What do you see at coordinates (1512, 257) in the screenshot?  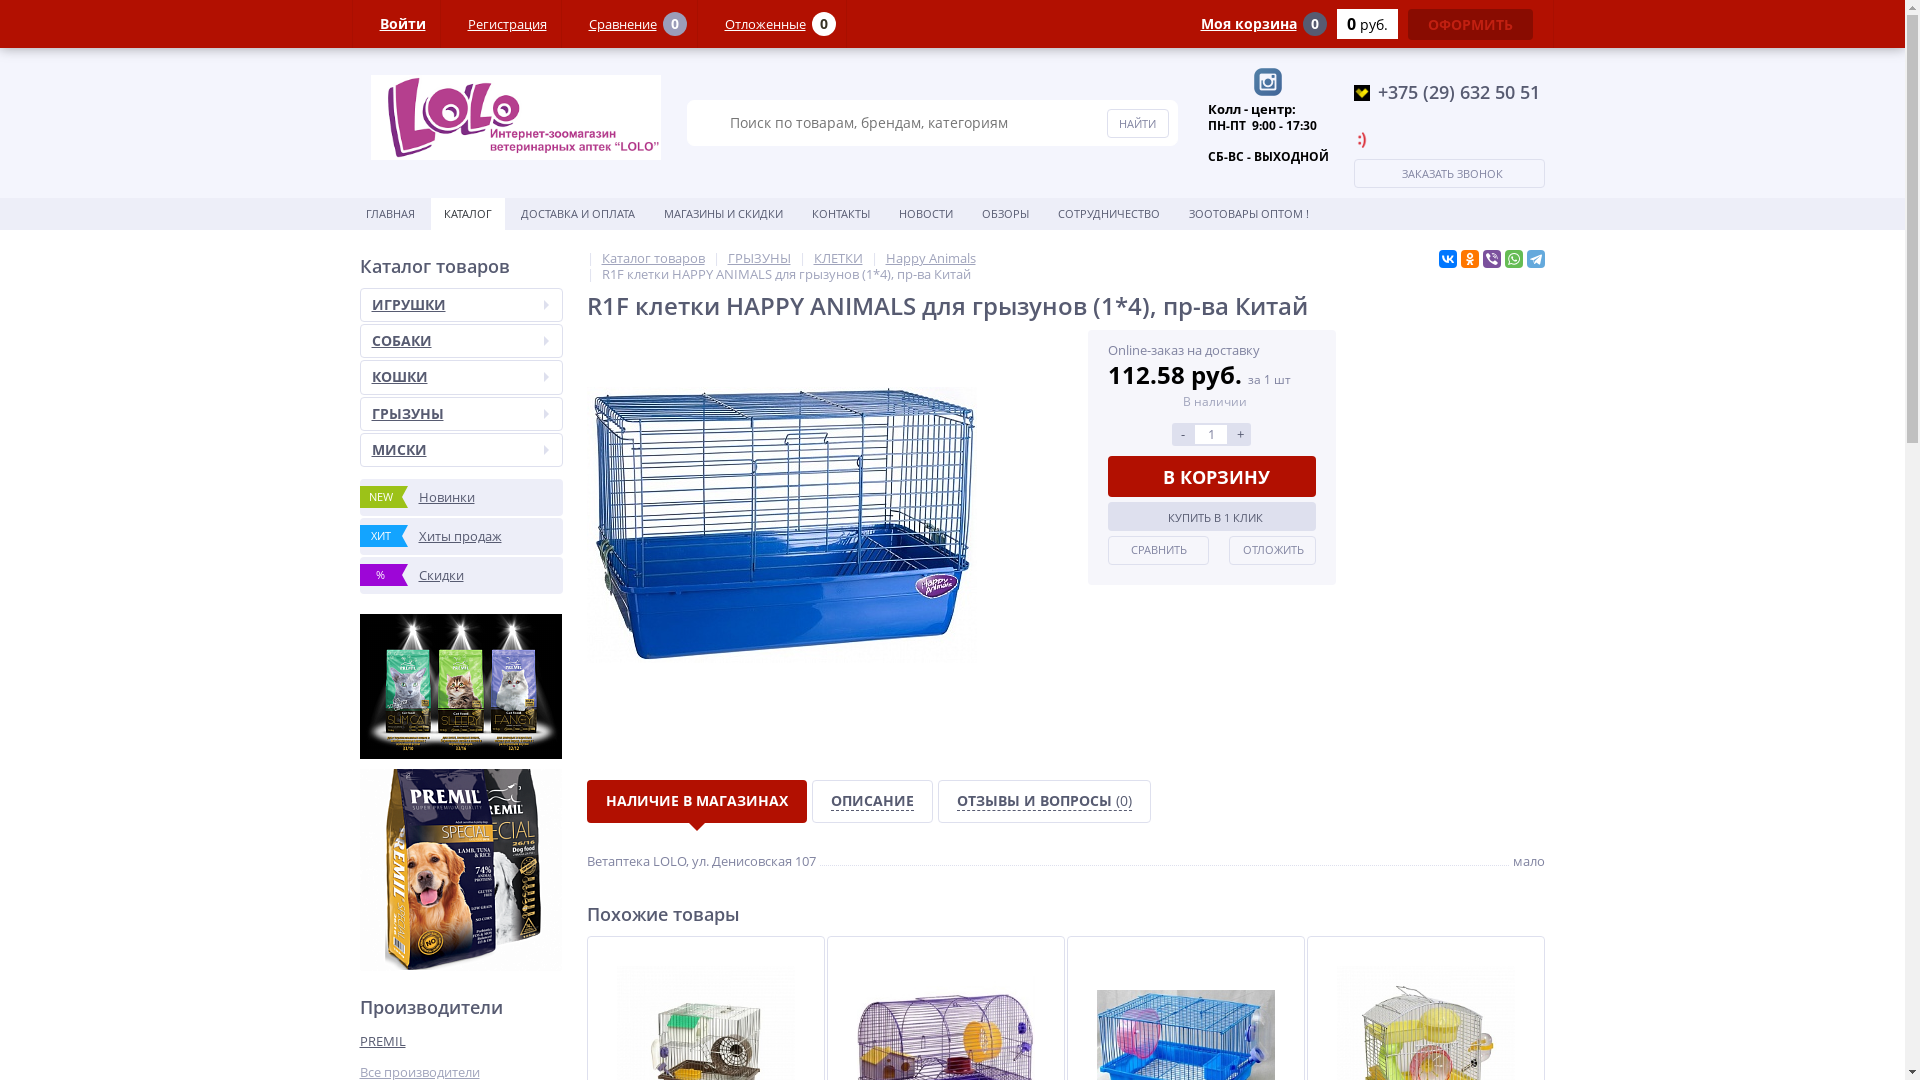 I see `'WhatsApp'` at bounding box center [1512, 257].